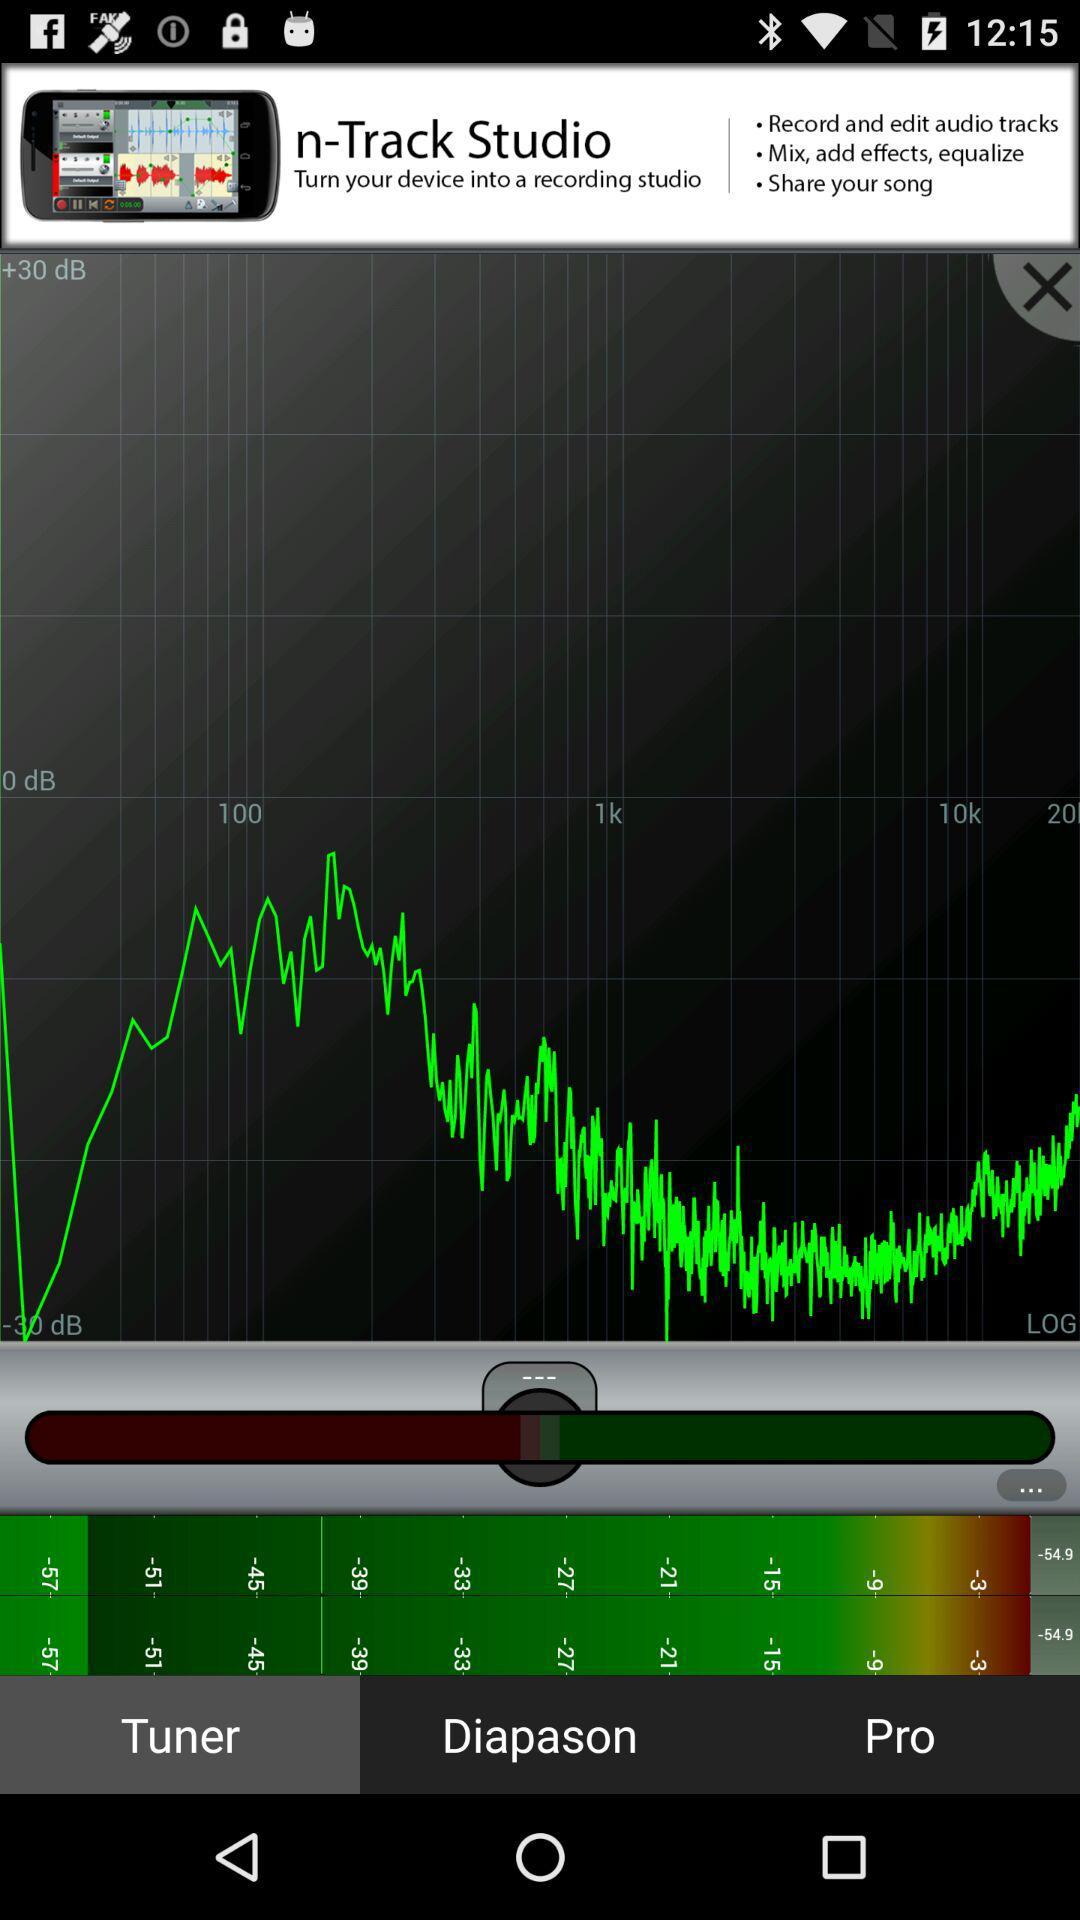  What do you see at coordinates (540, 154) in the screenshot?
I see `this advertisement` at bounding box center [540, 154].